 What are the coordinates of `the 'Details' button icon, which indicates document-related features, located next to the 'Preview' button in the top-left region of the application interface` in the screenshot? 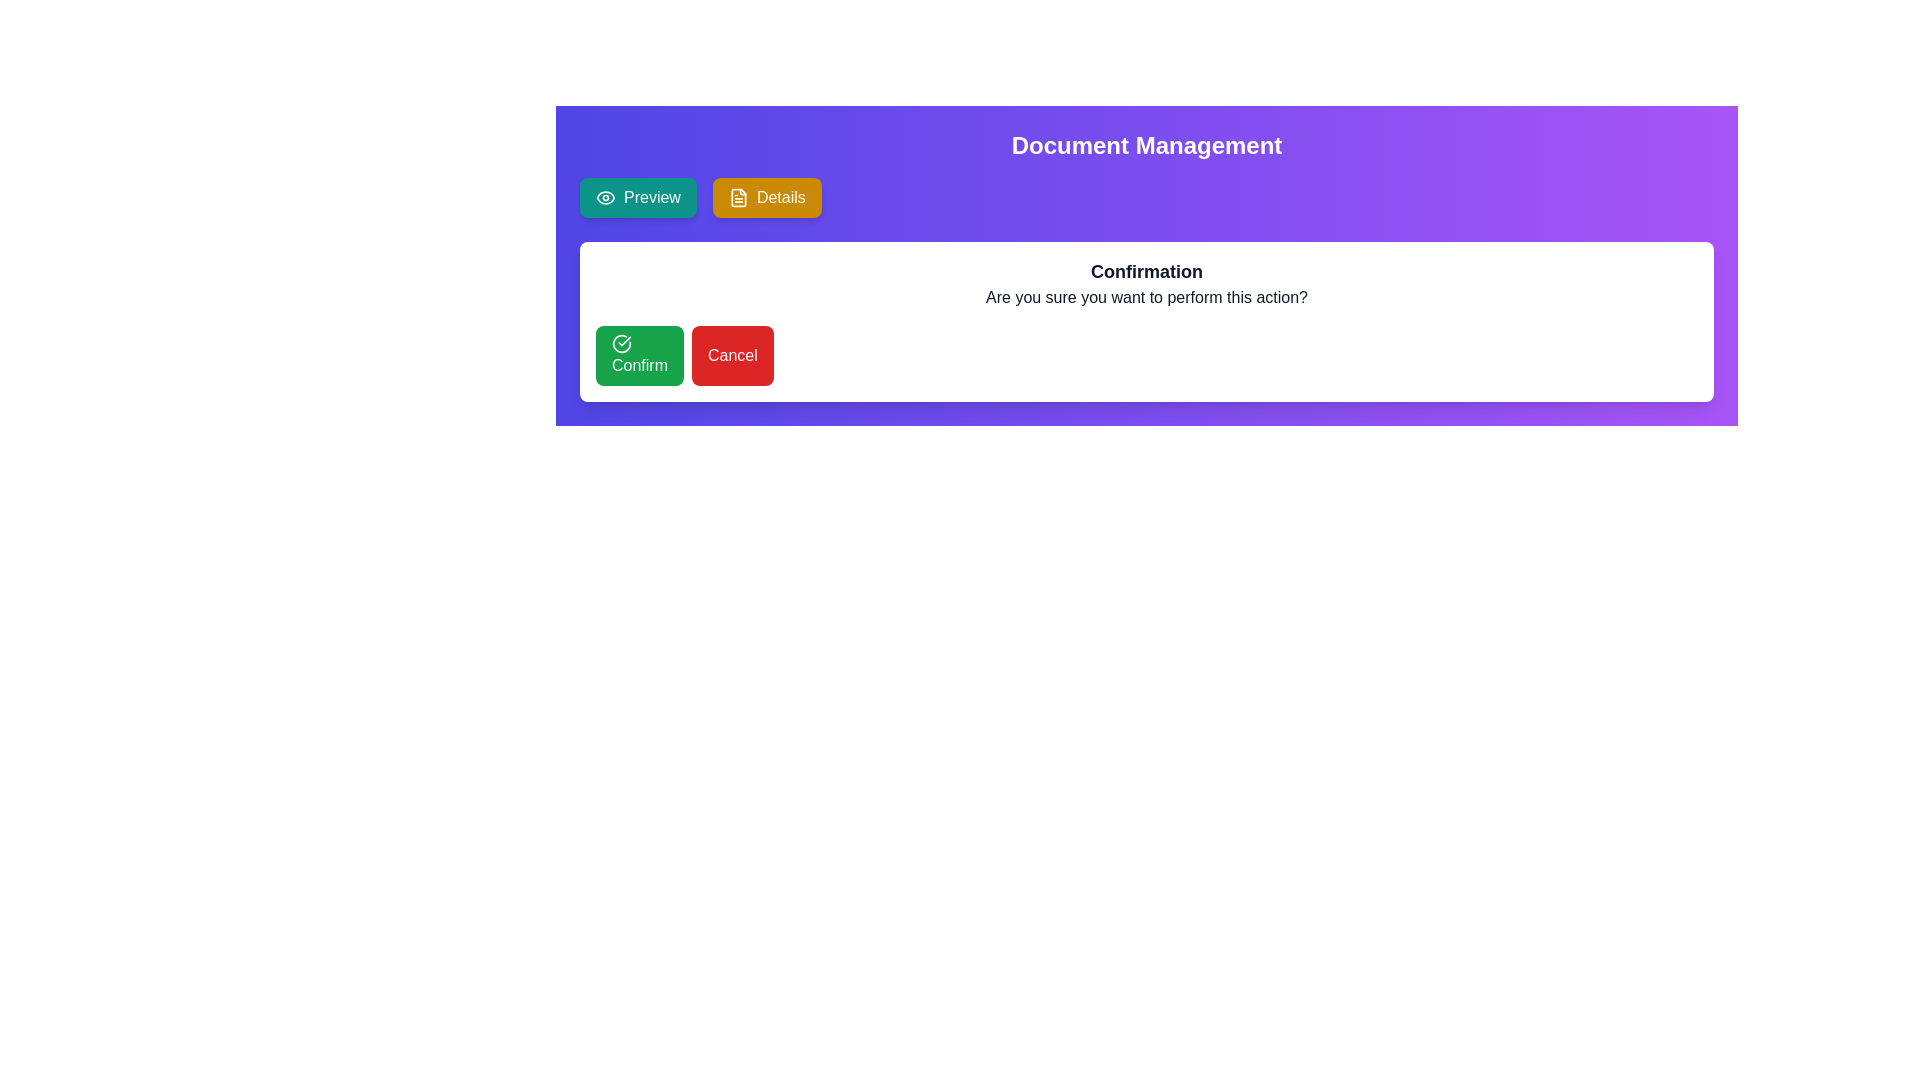 It's located at (737, 197).